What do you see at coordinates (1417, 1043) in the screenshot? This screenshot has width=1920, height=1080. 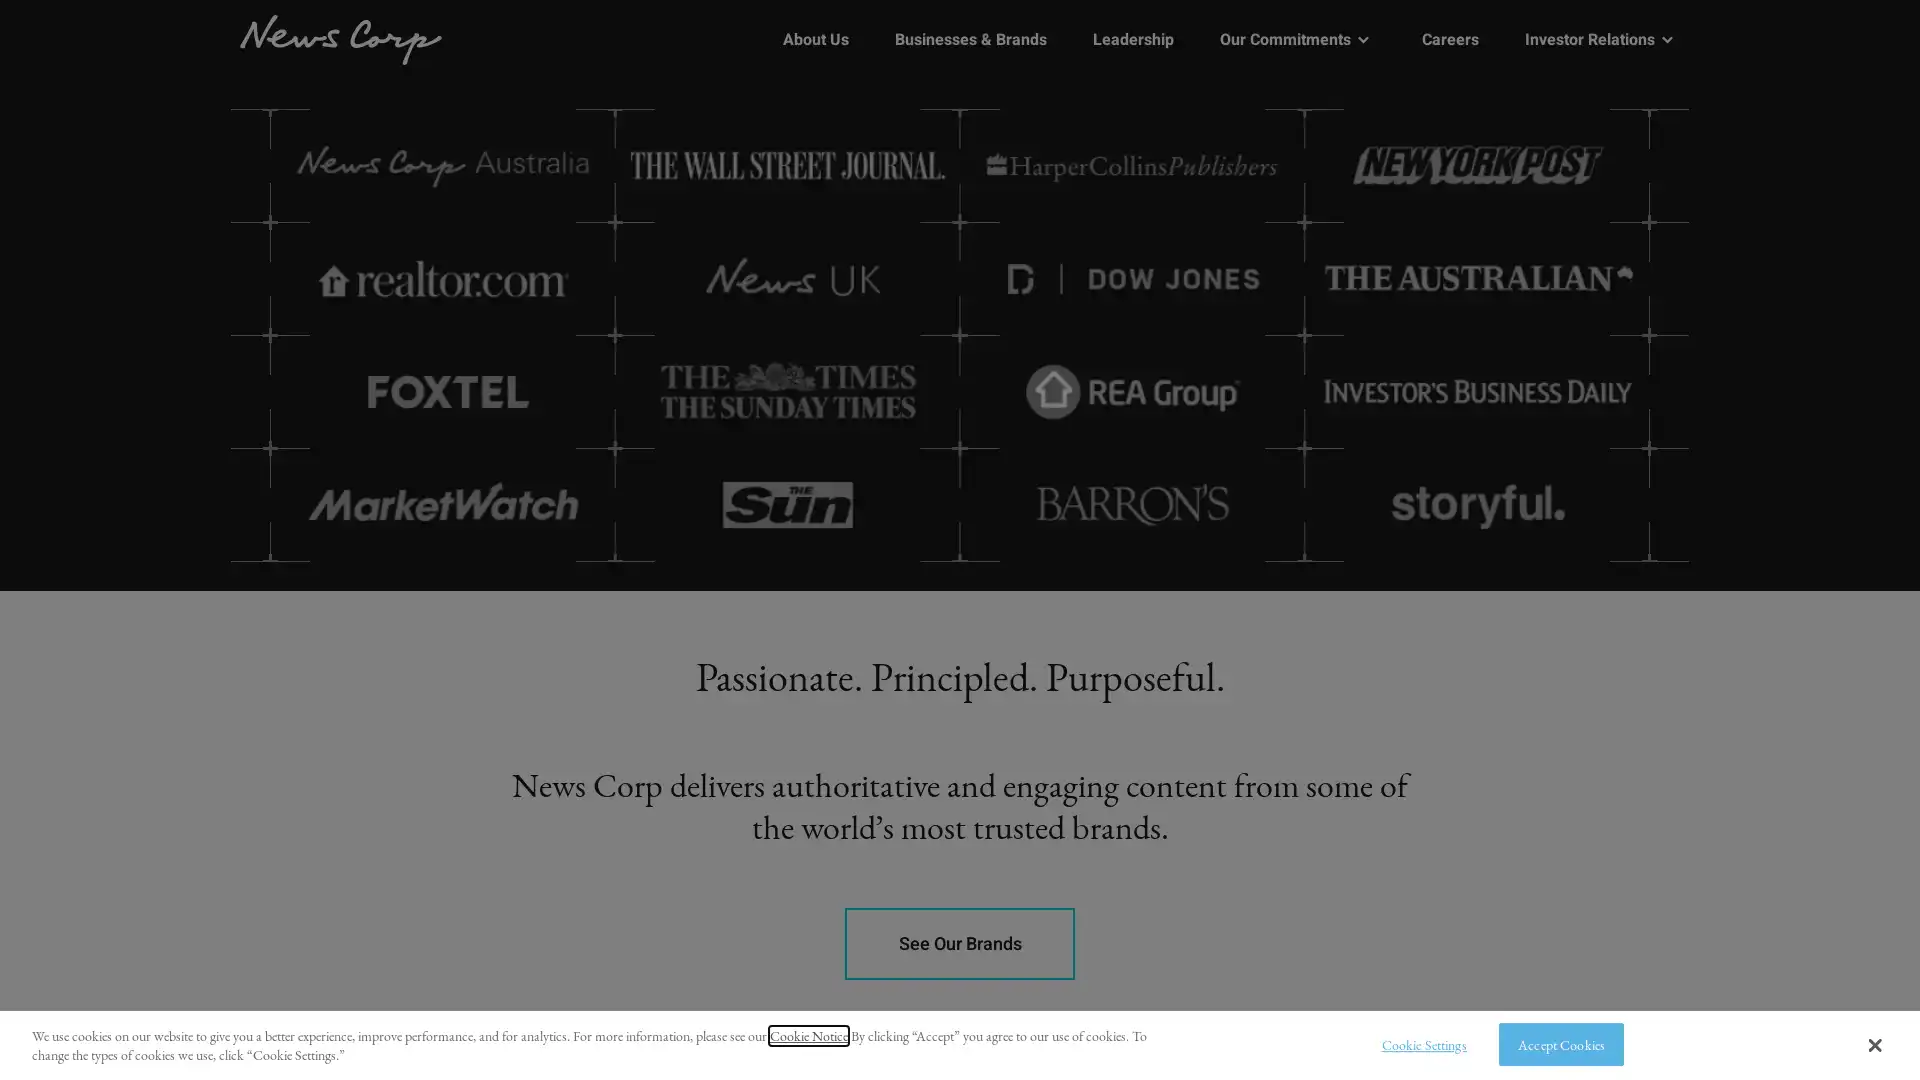 I see `Cookie Settings` at bounding box center [1417, 1043].